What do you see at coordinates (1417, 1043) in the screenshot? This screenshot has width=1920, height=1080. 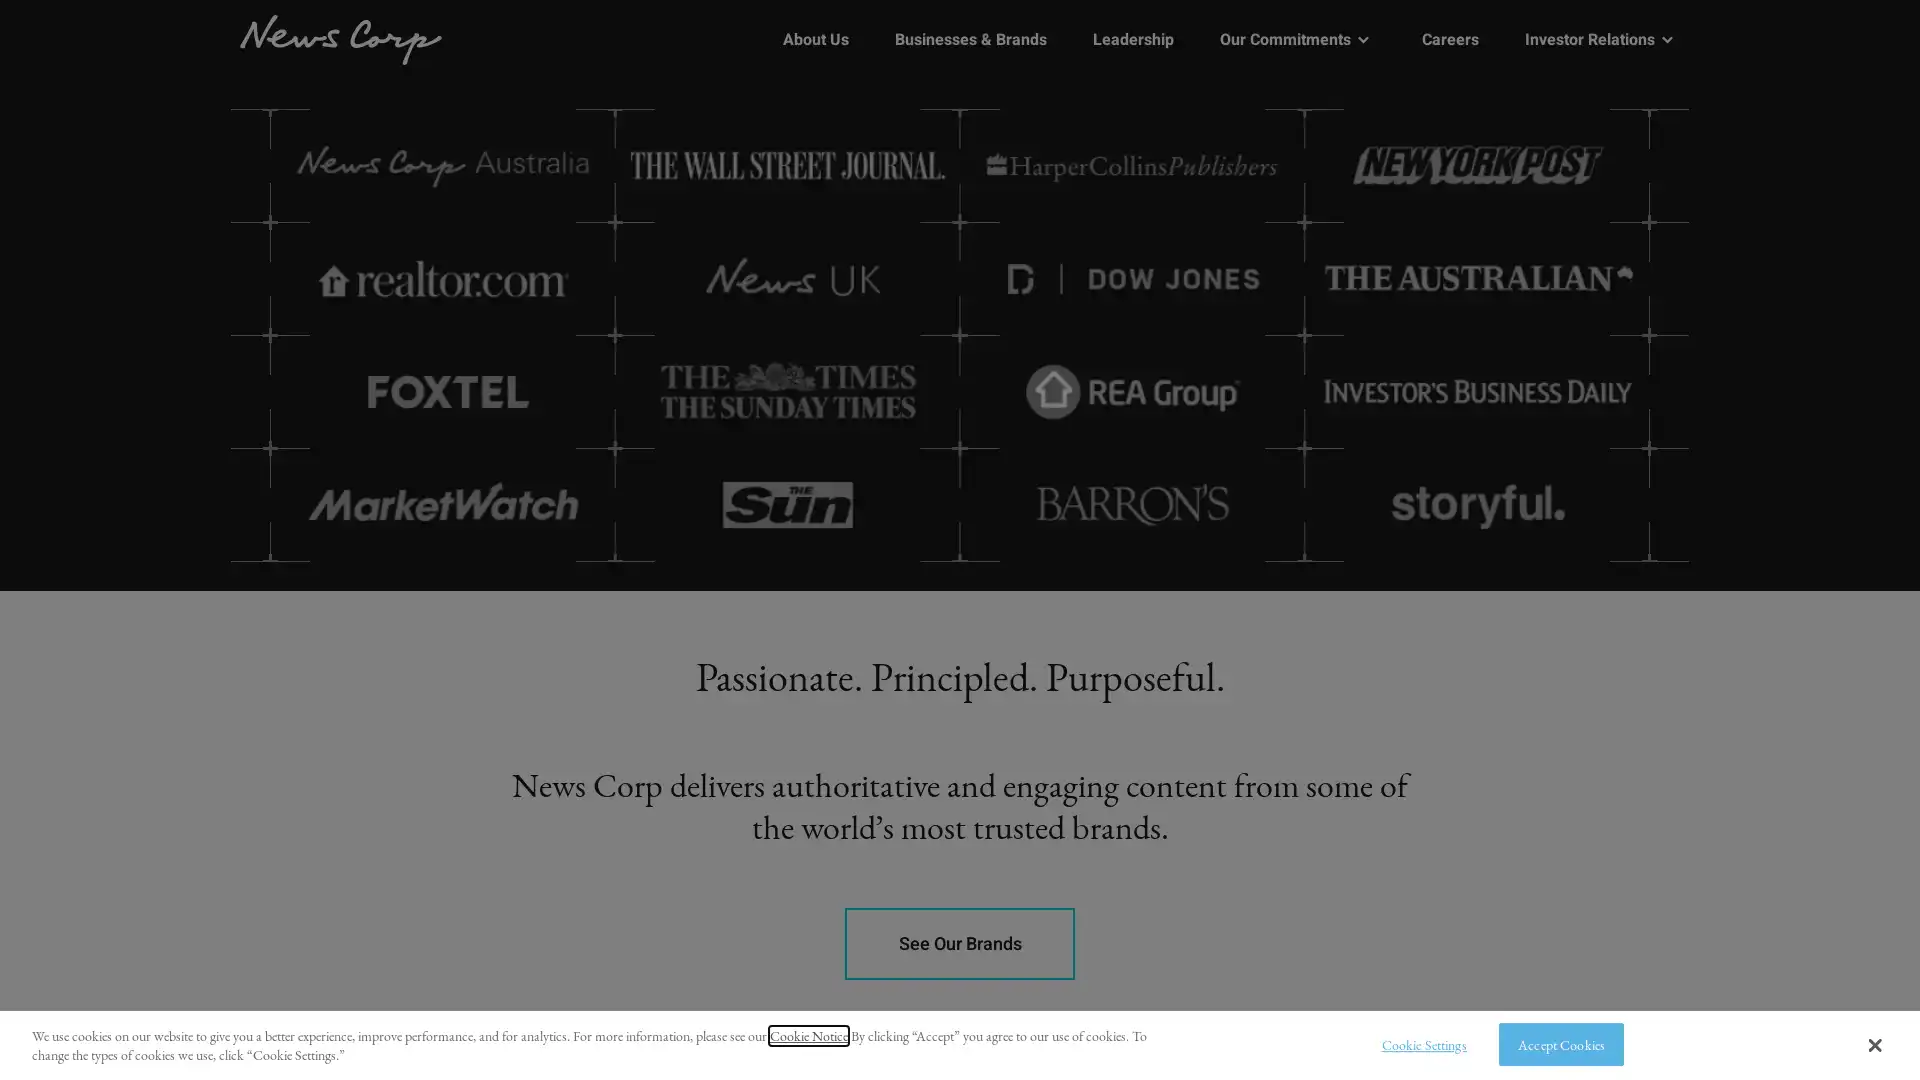 I see `Cookie Settings` at bounding box center [1417, 1043].